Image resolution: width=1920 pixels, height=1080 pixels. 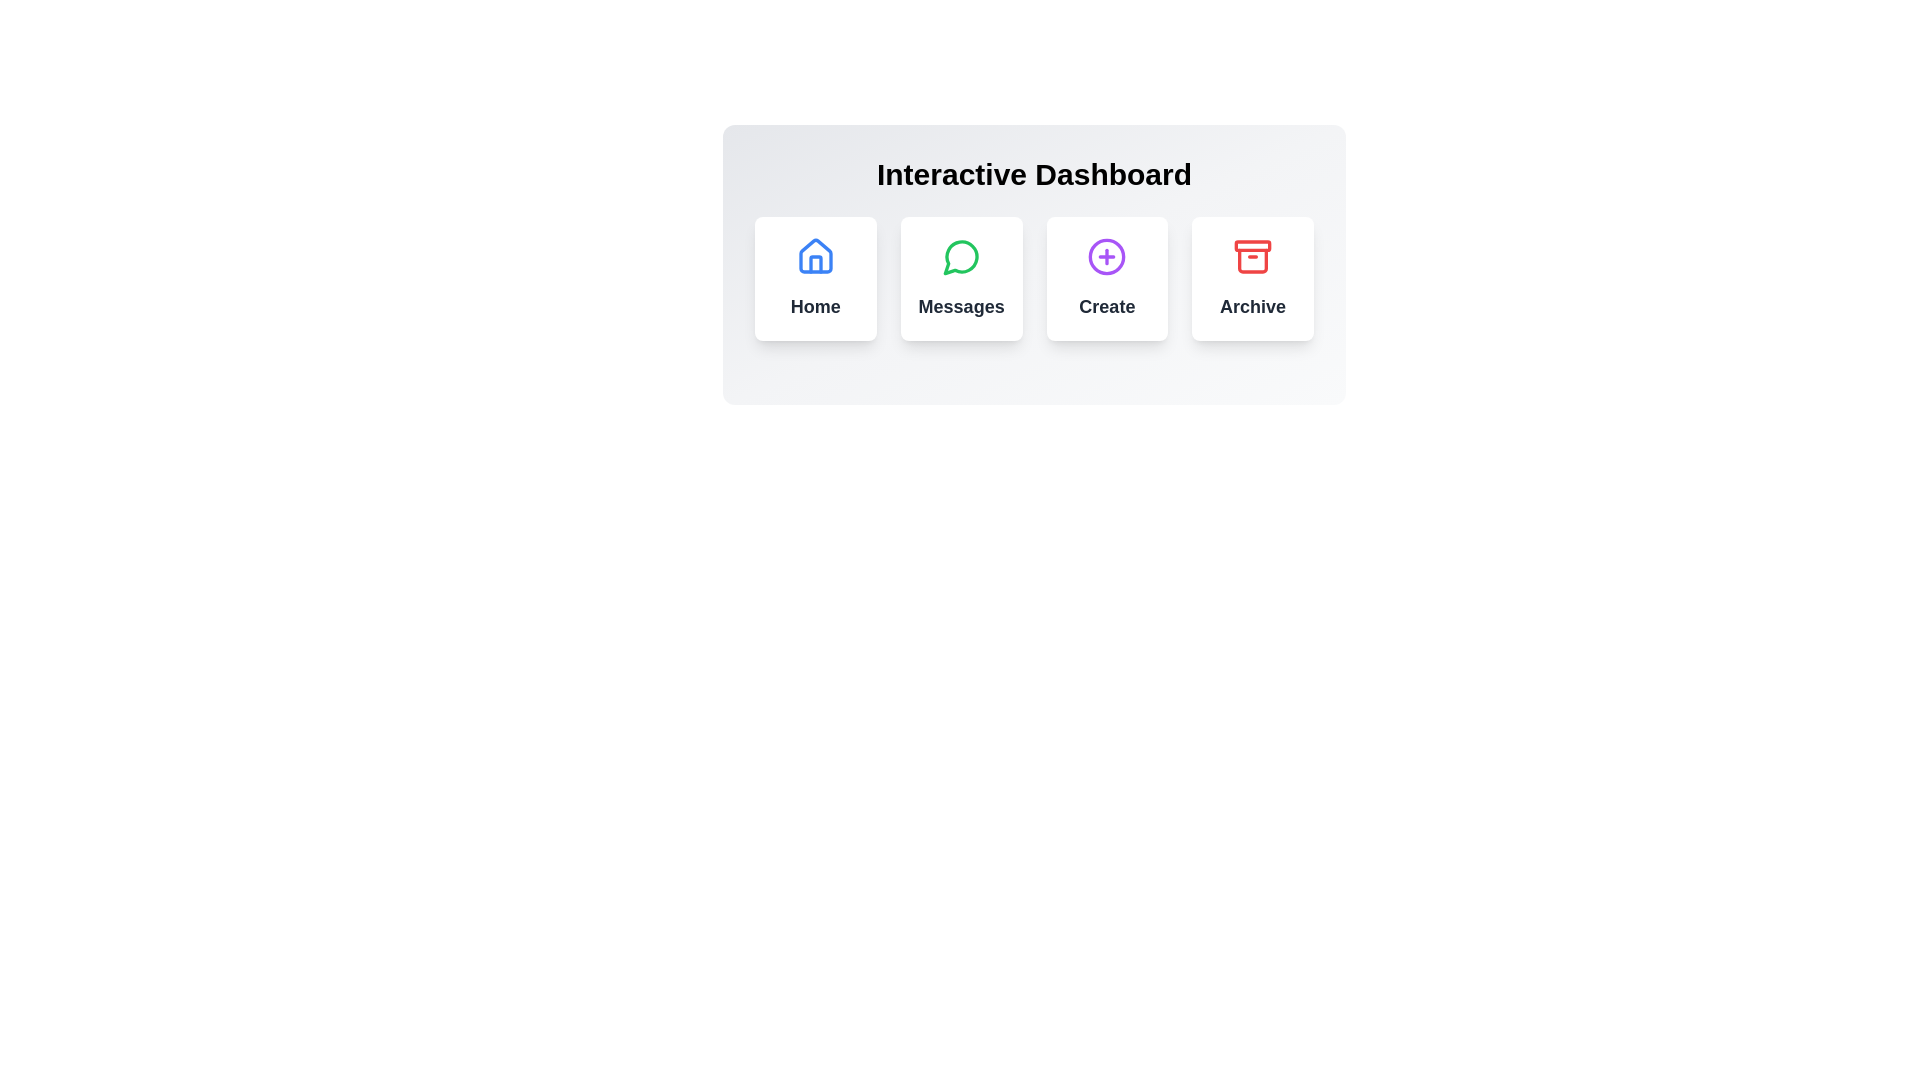 What do you see at coordinates (1252, 245) in the screenshot?
I see `the uppermost rectangle of the archive box icon located in the fourth card labeled 'Archive' on the Interactive Dashboard` at bounding box center [1252, 245].